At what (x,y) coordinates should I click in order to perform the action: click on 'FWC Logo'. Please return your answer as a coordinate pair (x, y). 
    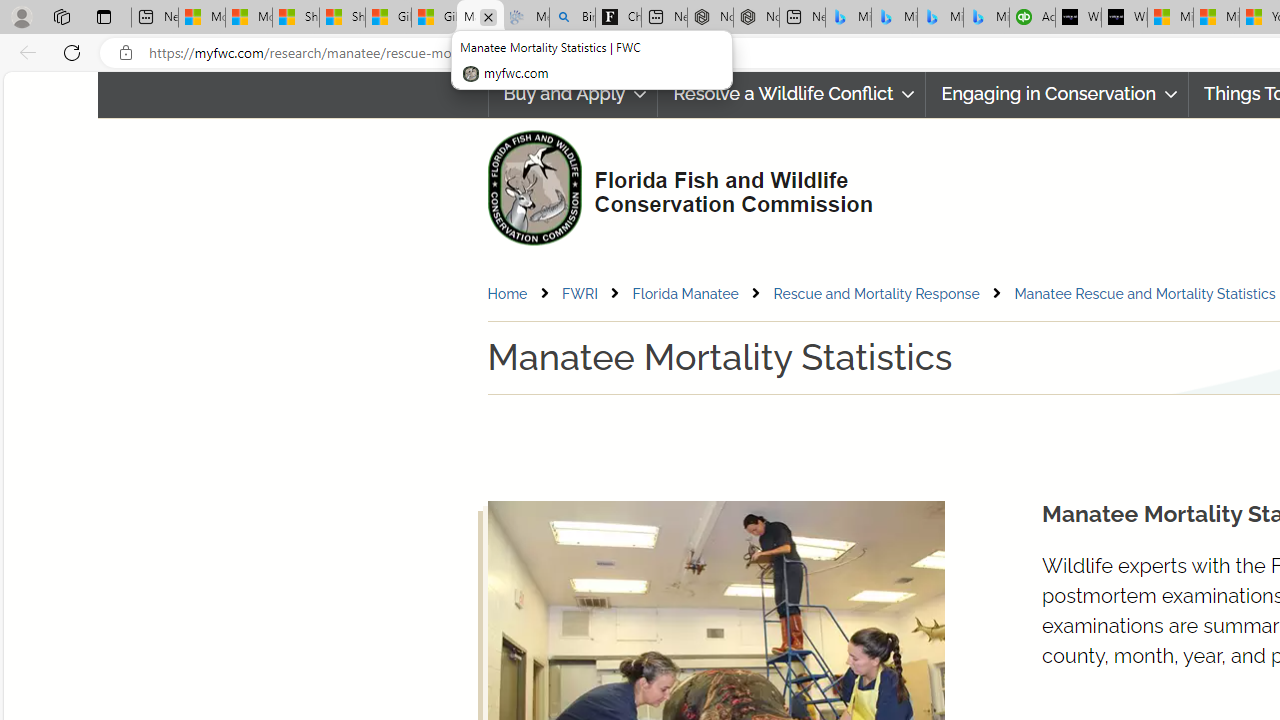
    Looking at the image, I should click on (534, 187).